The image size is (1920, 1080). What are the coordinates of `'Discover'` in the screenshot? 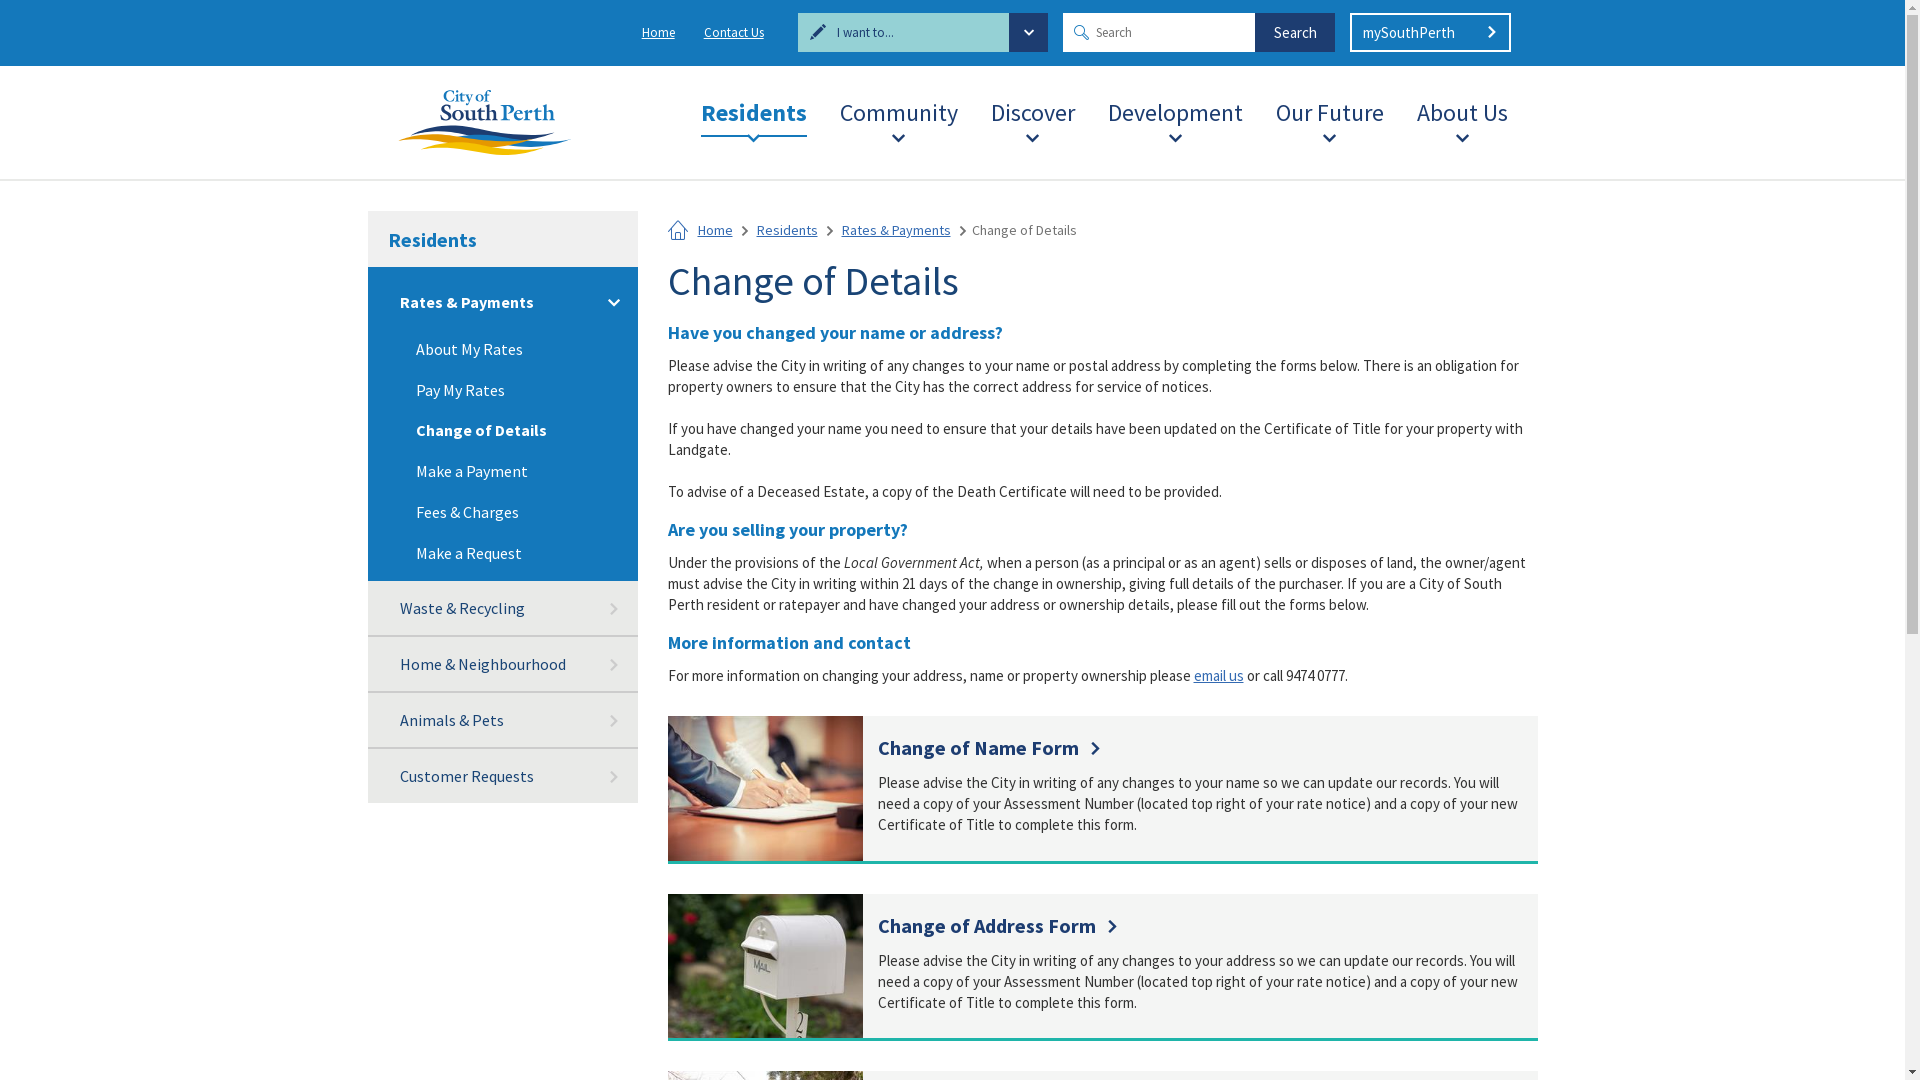 It's located at (1032, 108).